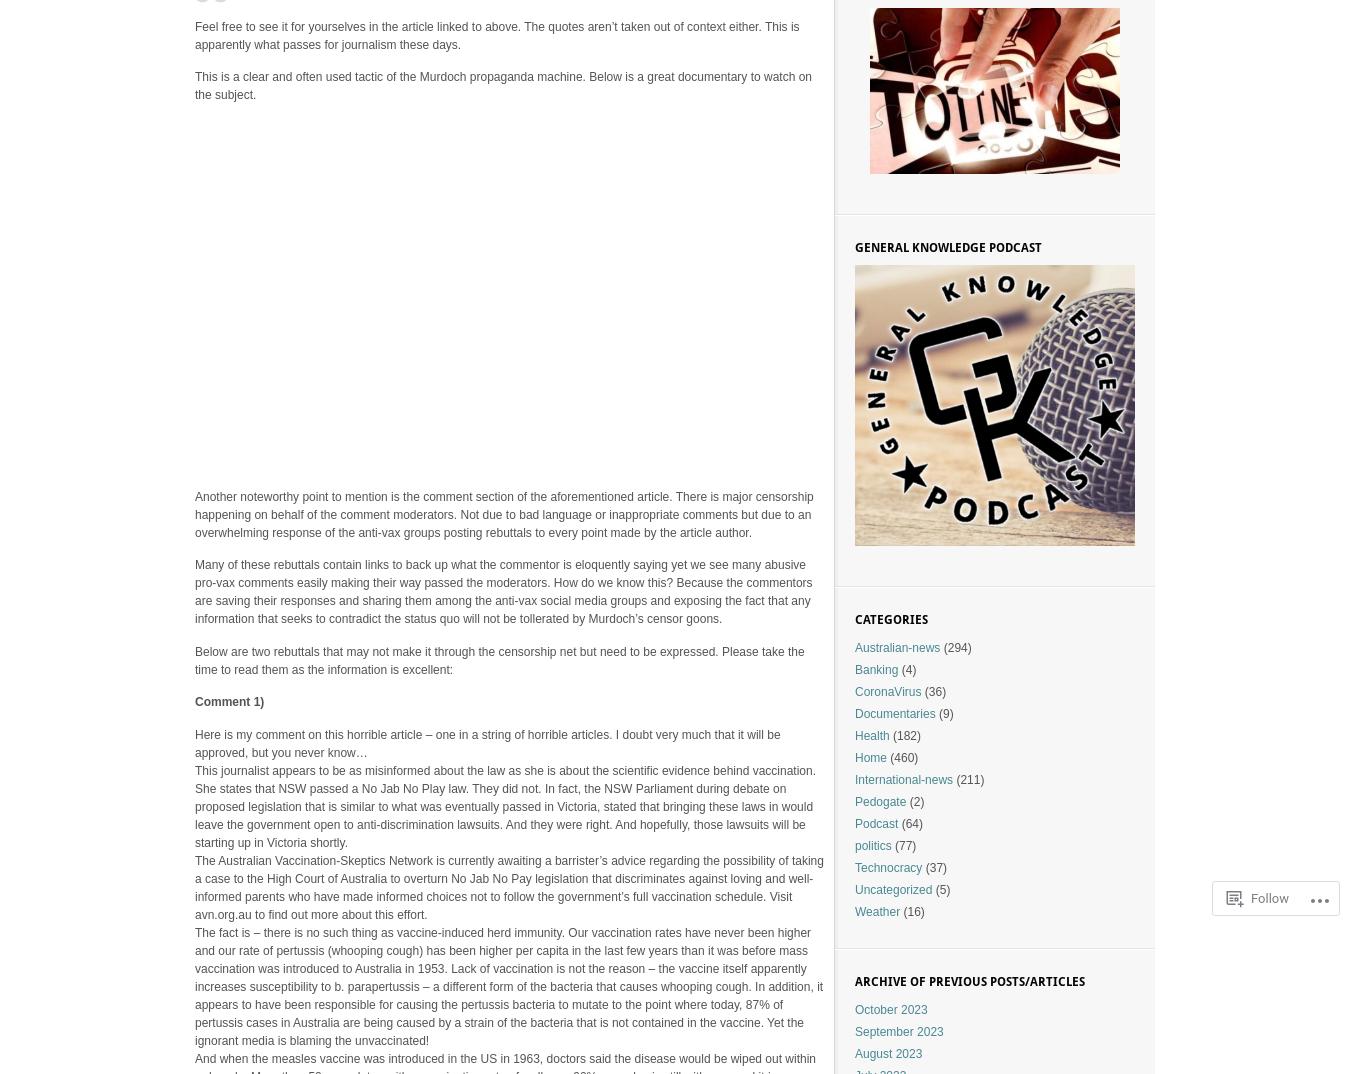 The height and width of the screenshot is (1074, 1350). Describe the element at coordinates (880, 800) in the screenshot. I see `'Pedogate'` at that location.